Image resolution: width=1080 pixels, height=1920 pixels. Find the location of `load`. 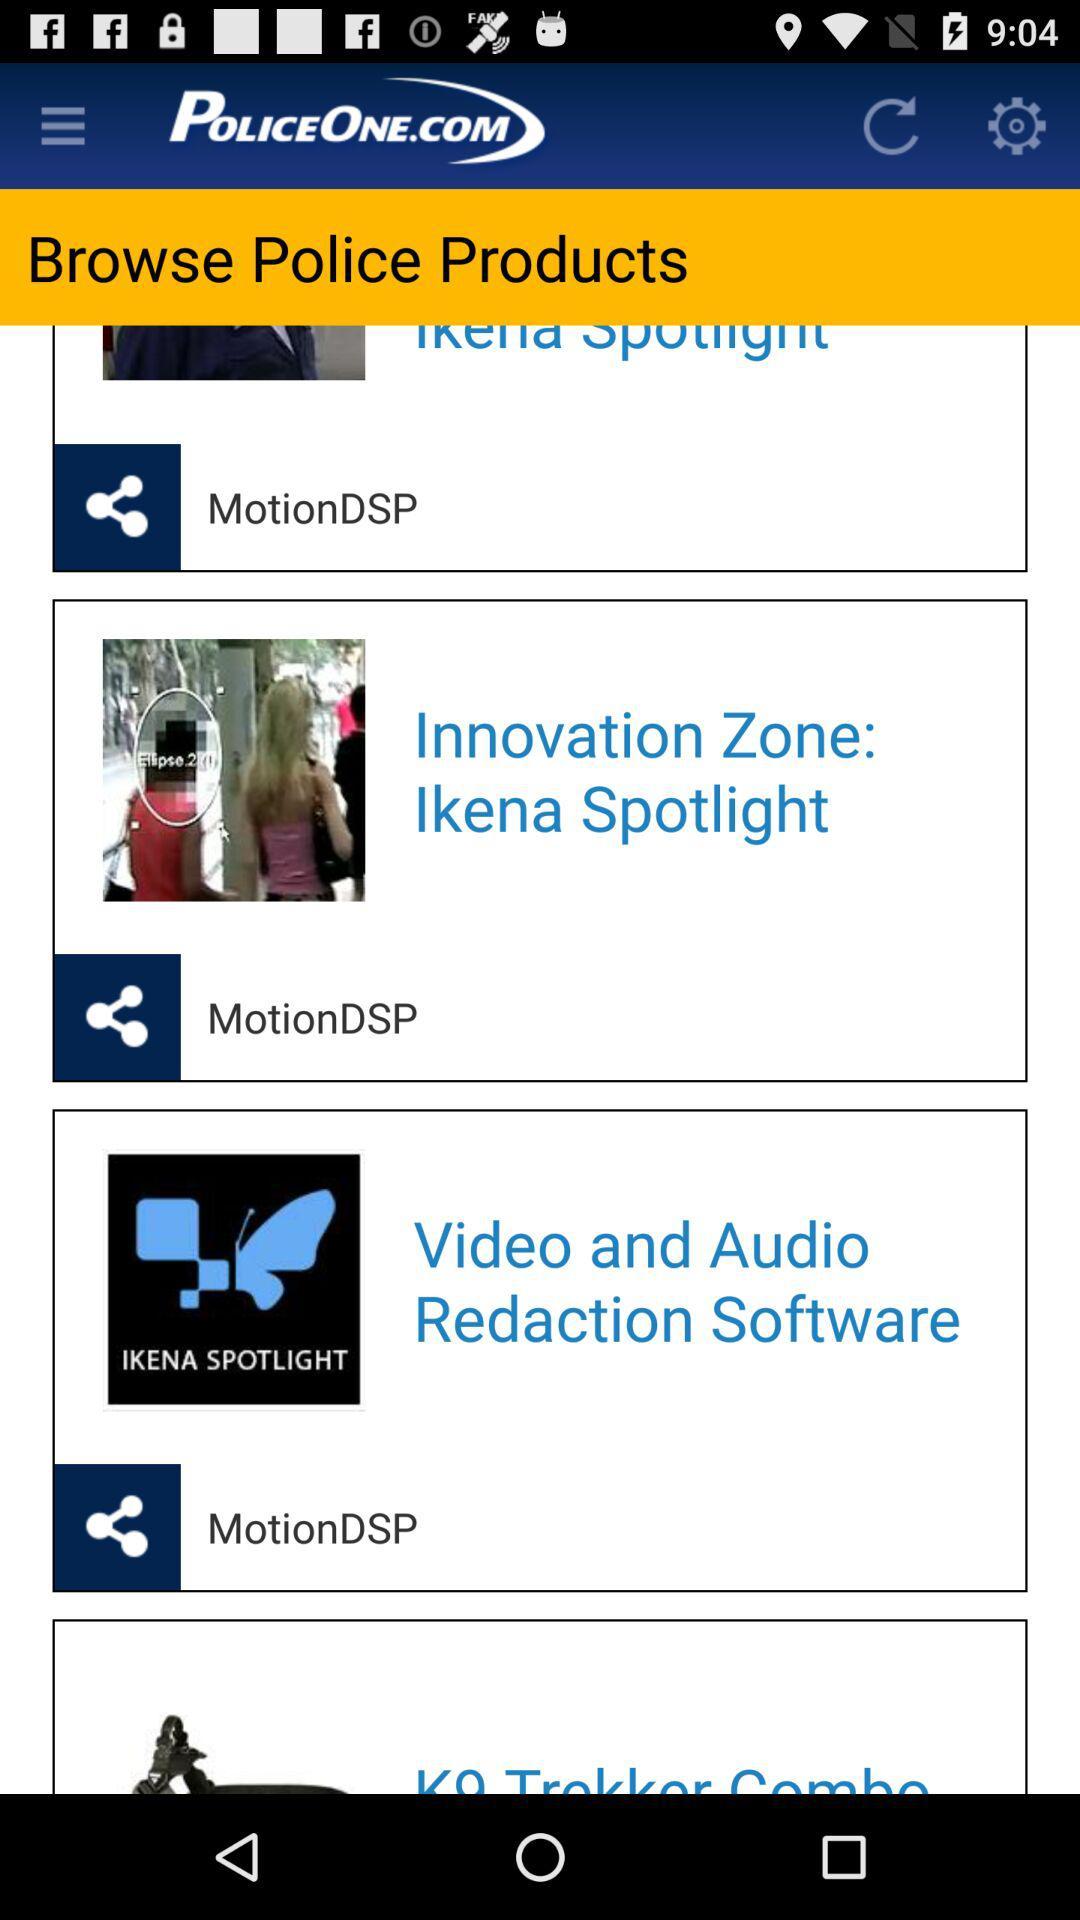

load is located at coordinates (890, 124).